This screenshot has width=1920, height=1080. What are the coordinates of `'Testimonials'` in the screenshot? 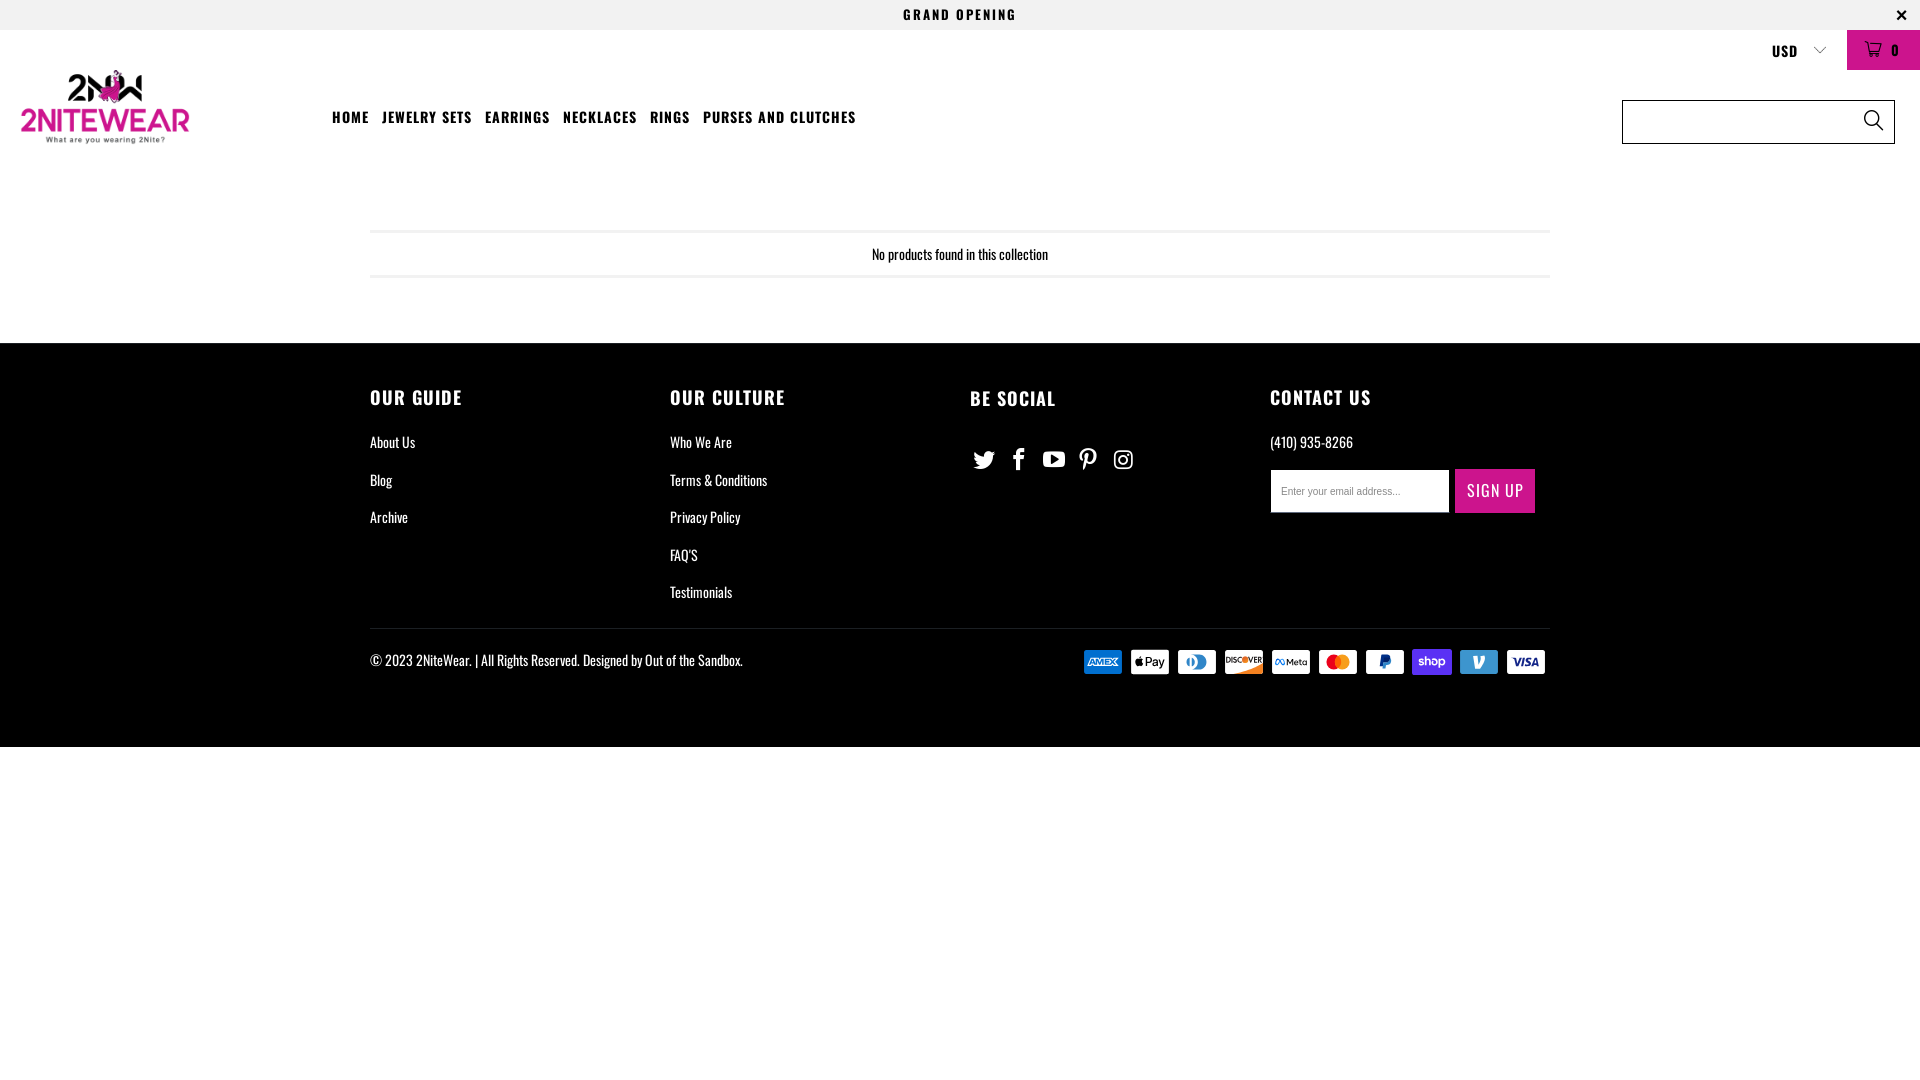 It's located at (700, 590).